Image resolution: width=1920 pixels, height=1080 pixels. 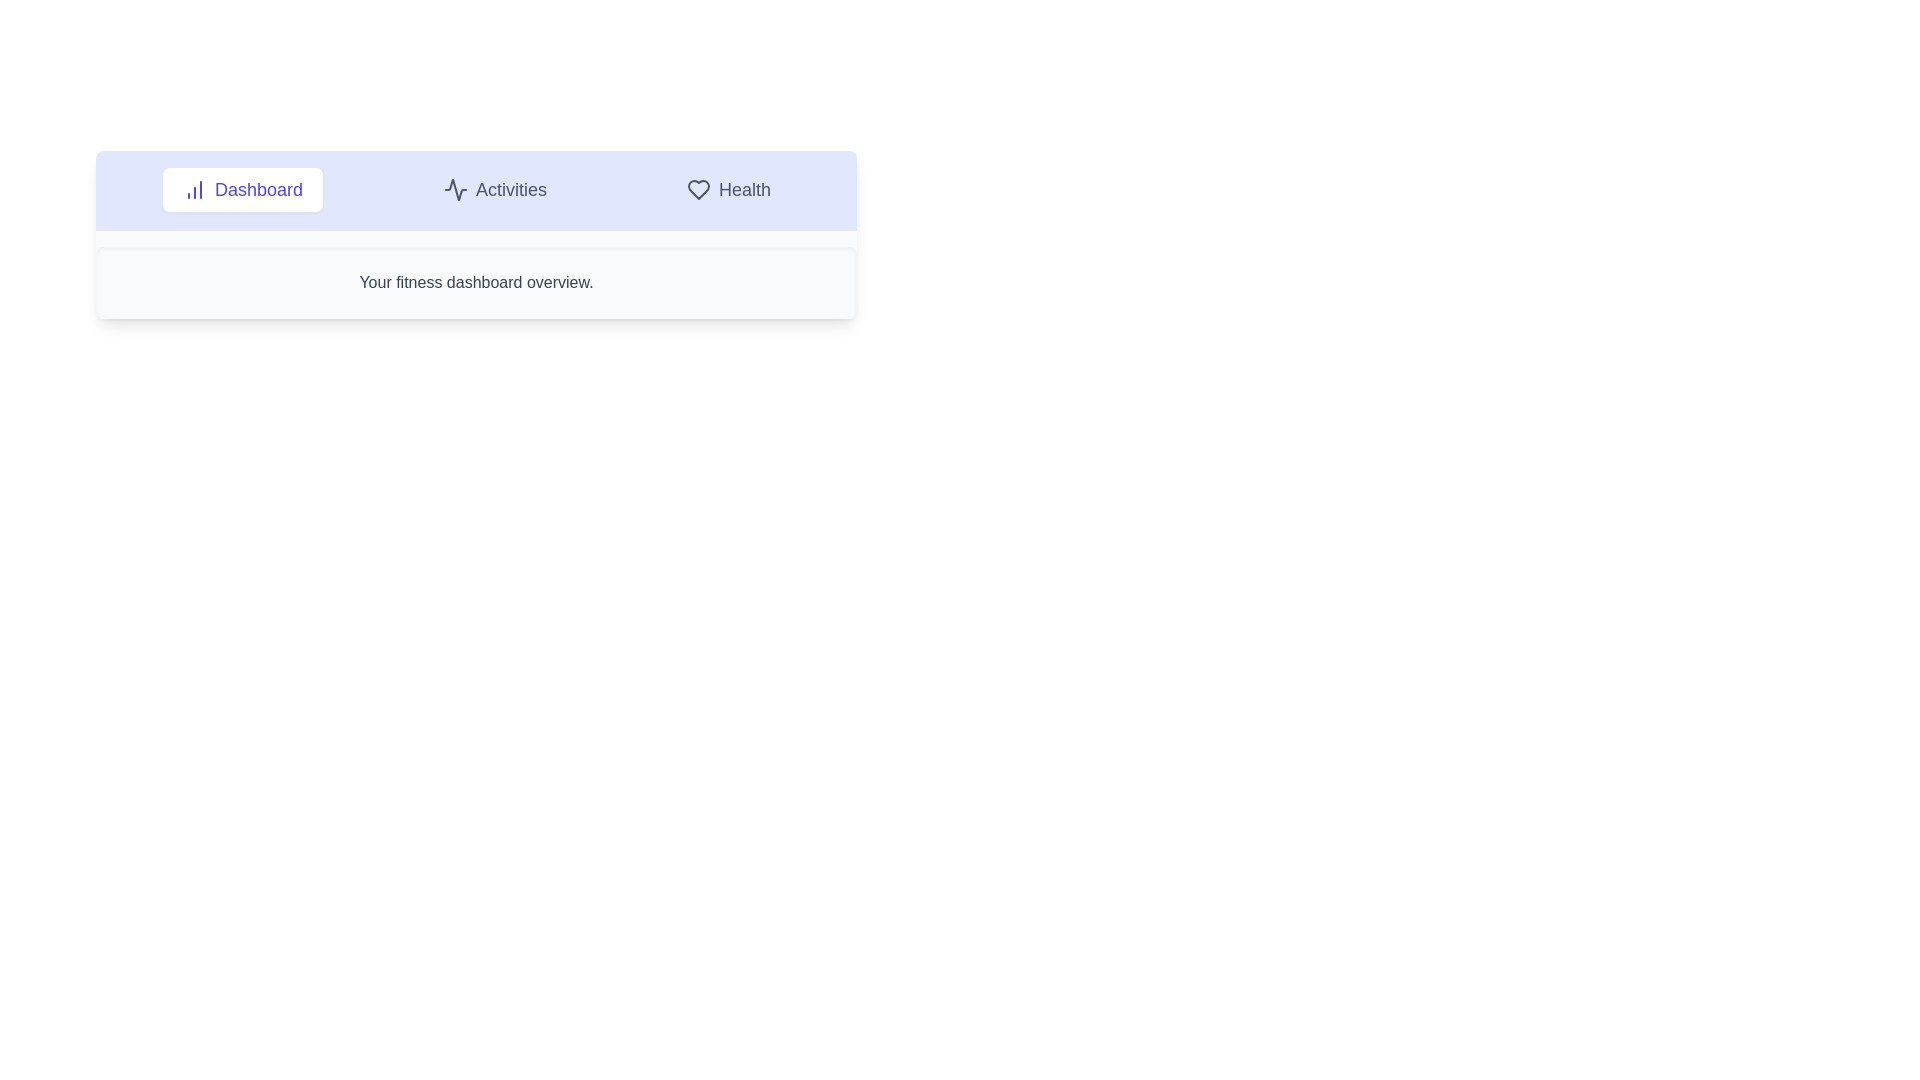 I want to click on the Activities tab to view its content, so click(x=494, y=189).